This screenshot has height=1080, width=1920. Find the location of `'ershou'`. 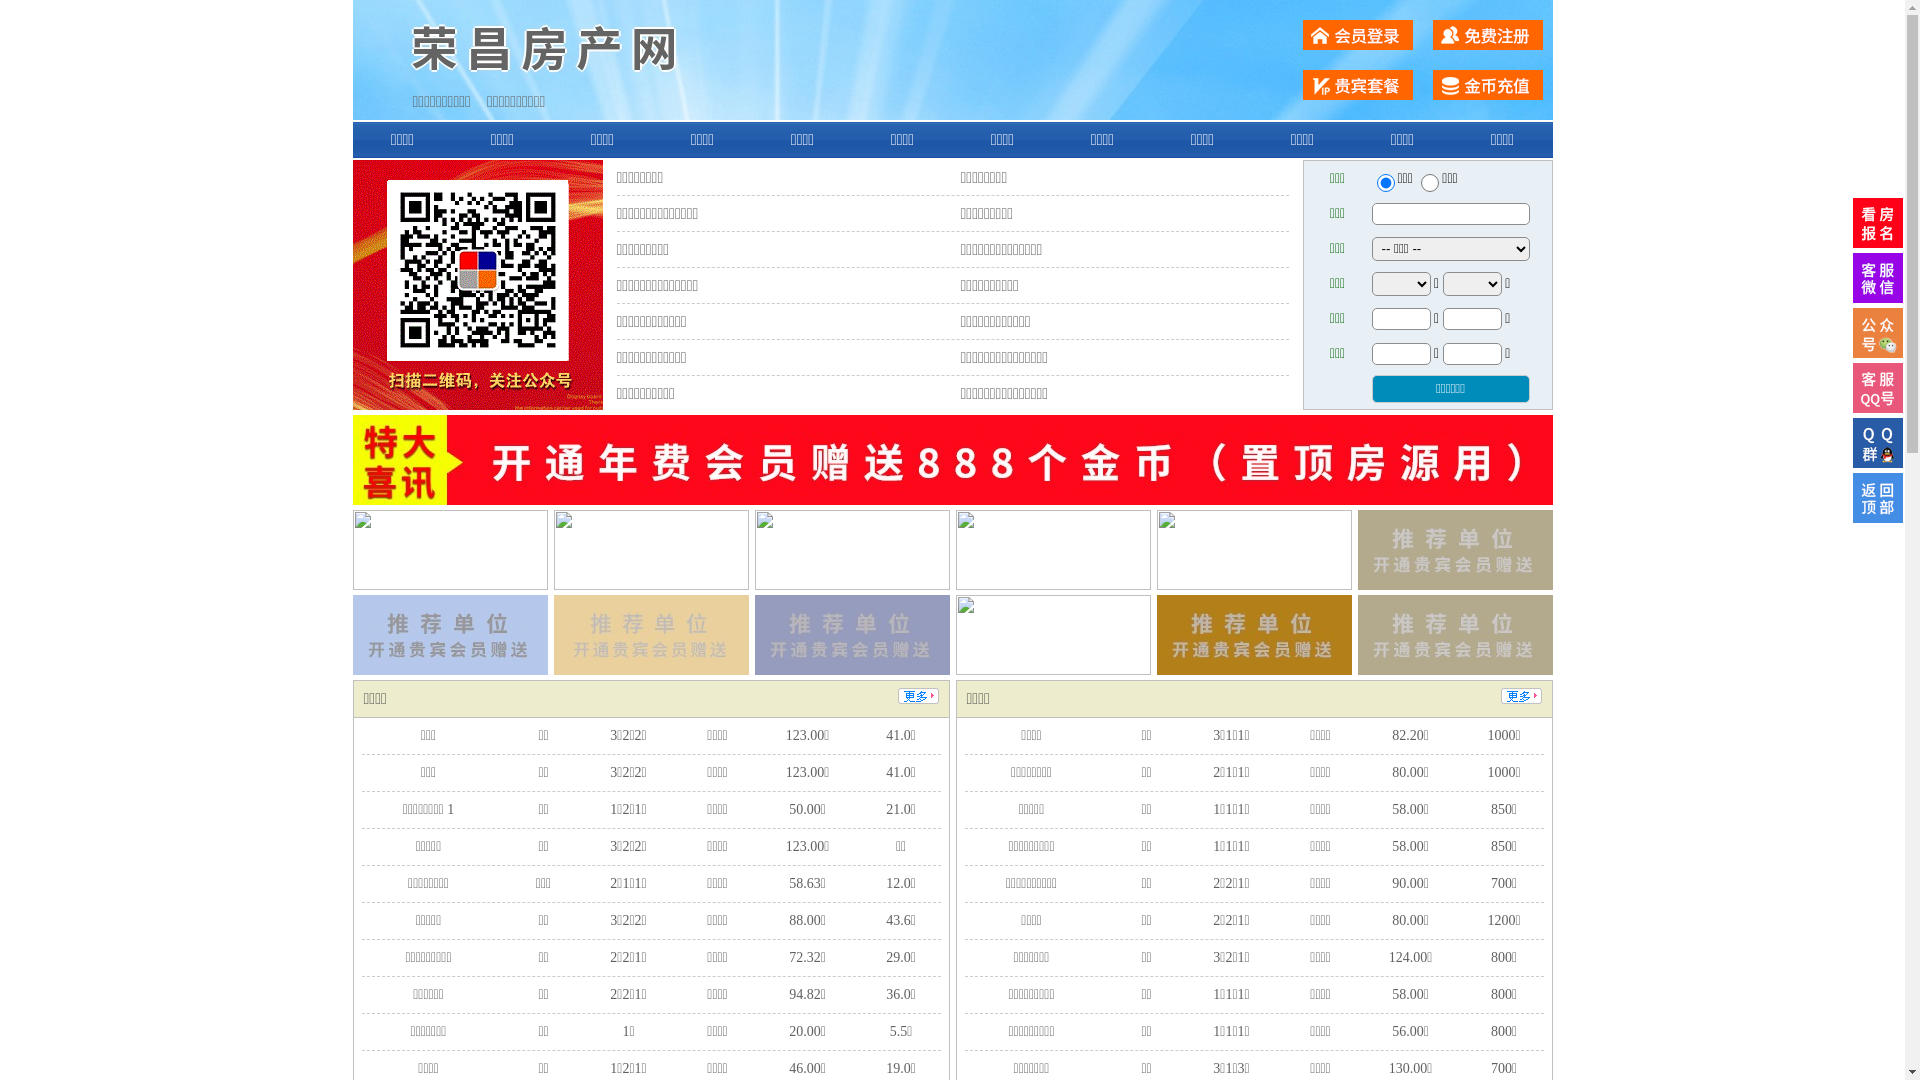

'ershou' is located at coordinates (1384, 182).